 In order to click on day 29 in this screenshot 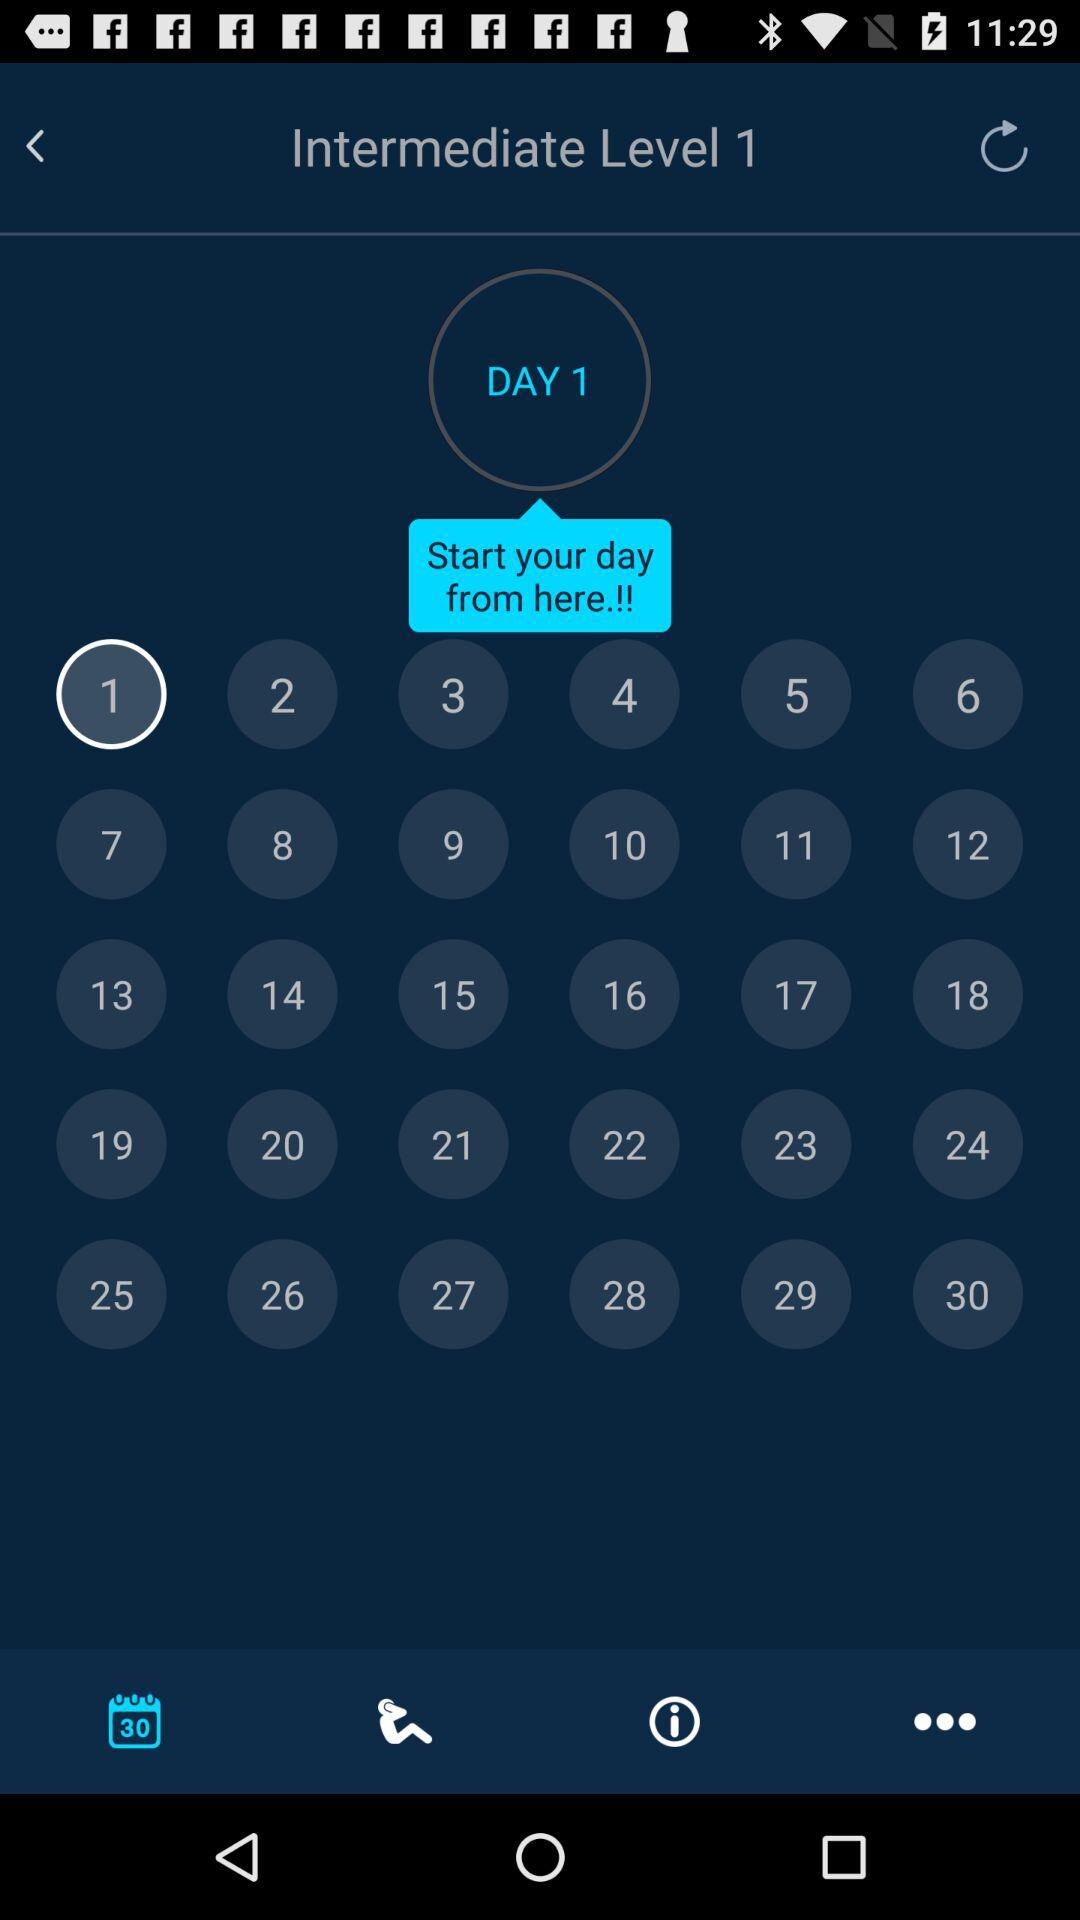, I will do `click(795, 1294)`.